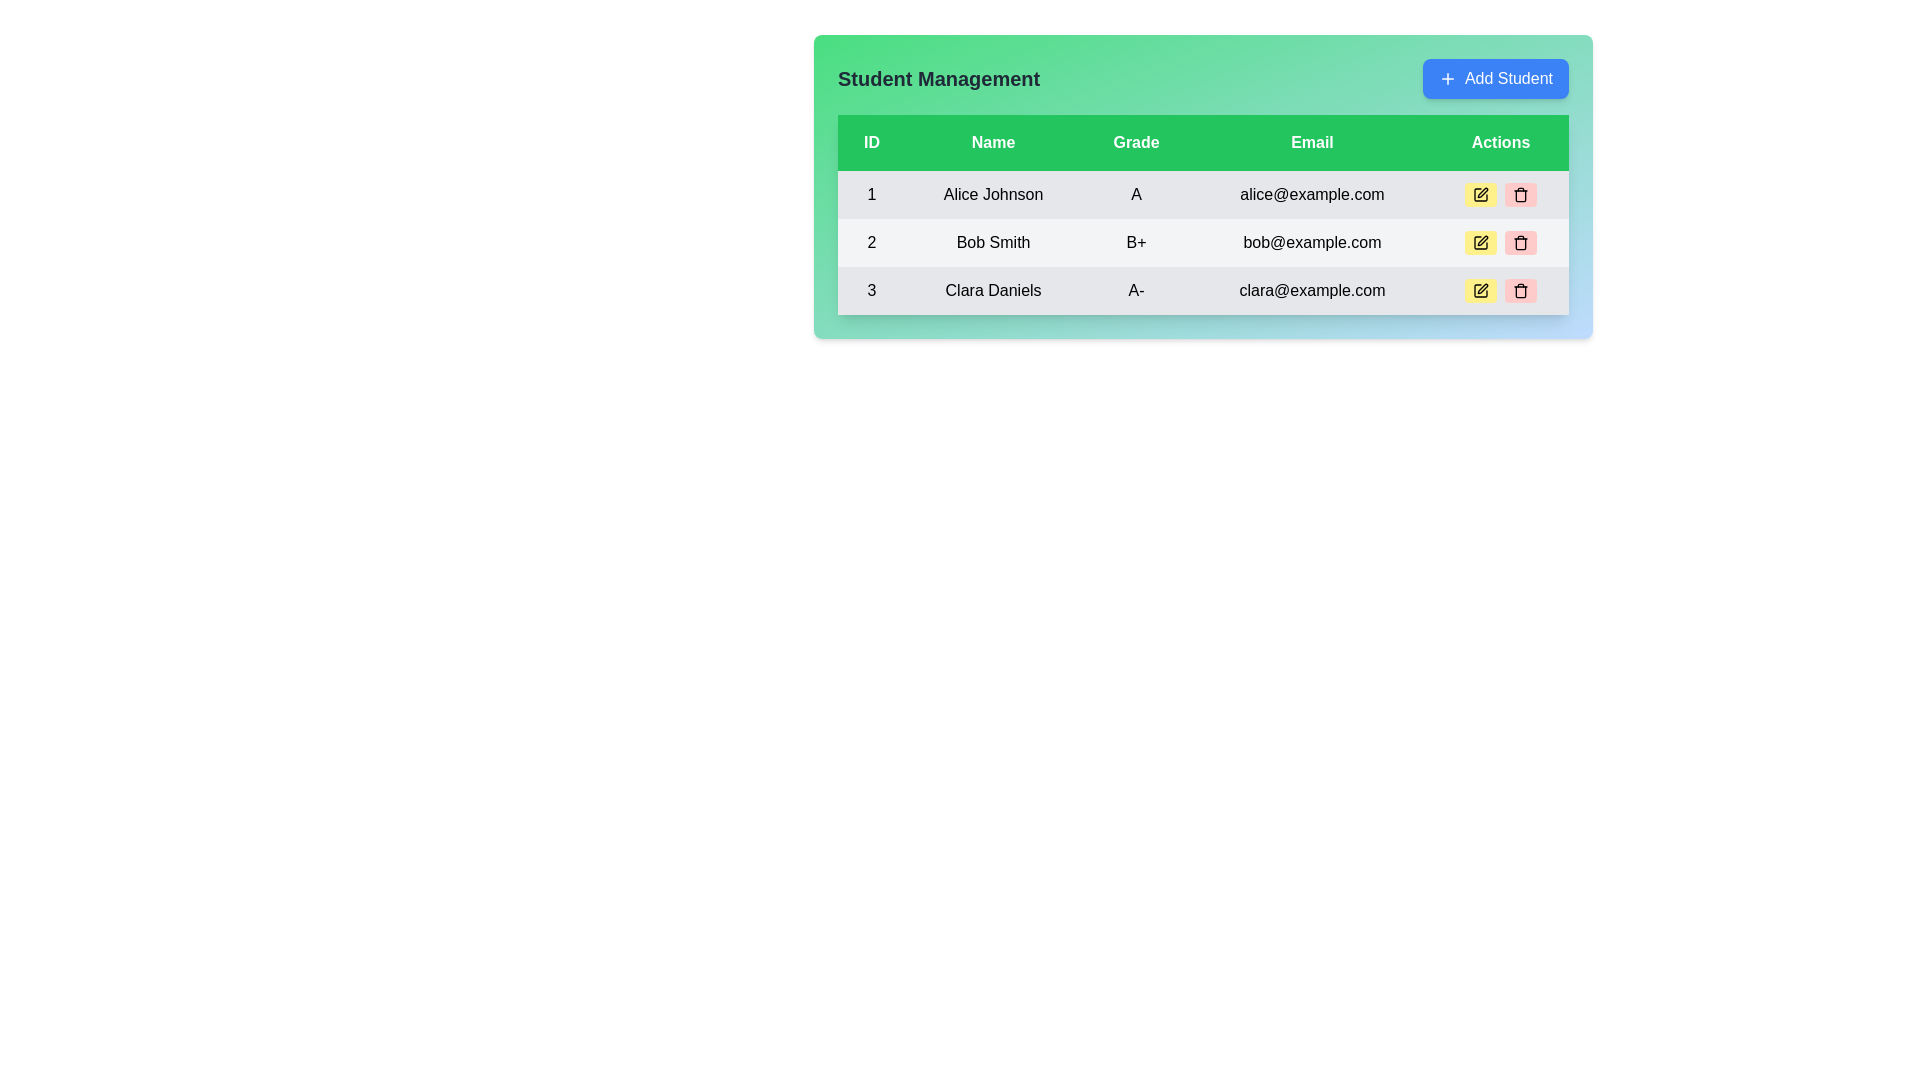 The width and height of the screenshot is (1920, 1080). I want to click on the delete button in the Action group for the student 'Alice Johnson' in the first row of the table, so click(1499, 195).